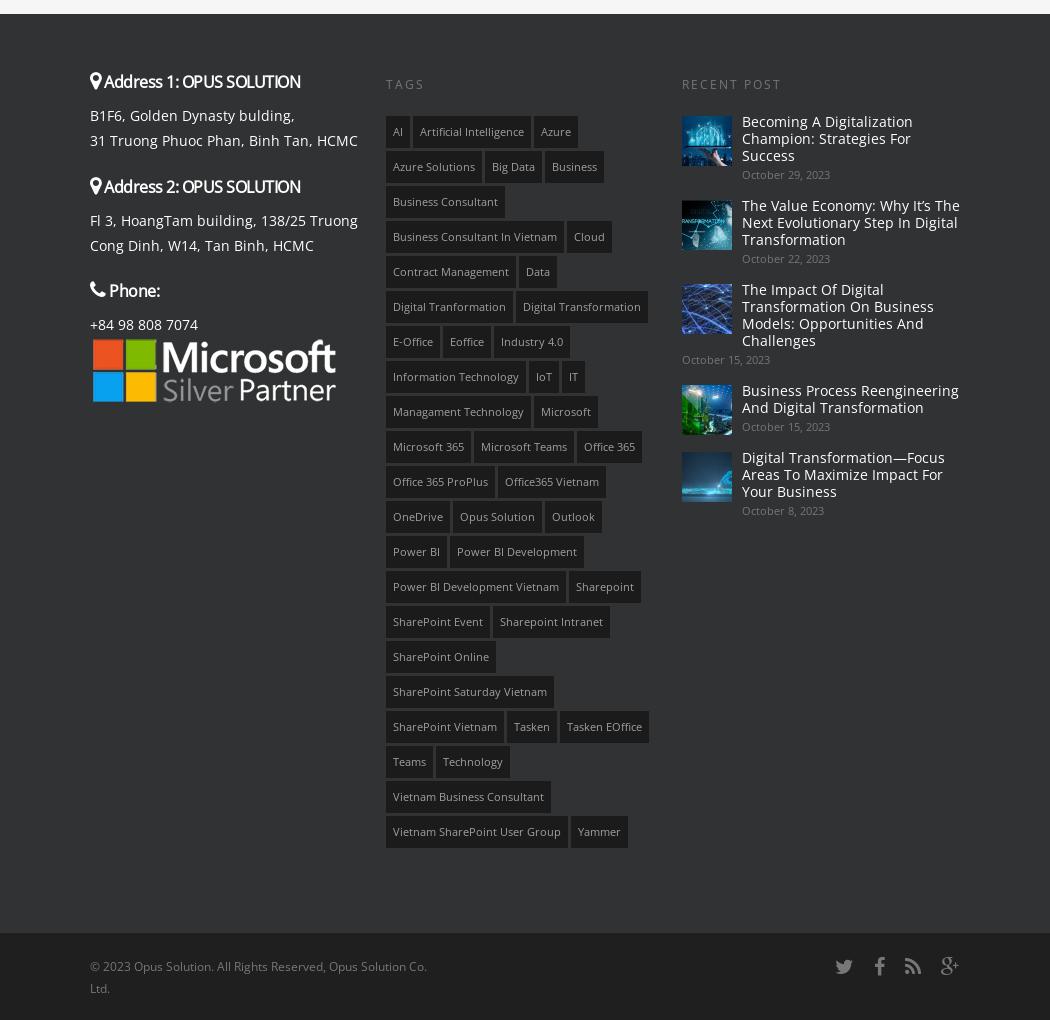  Describe the element at coordinates (849, 399) in the screenshot. I see `'Business Process Reengineering And Digital Transformation'` at that location.